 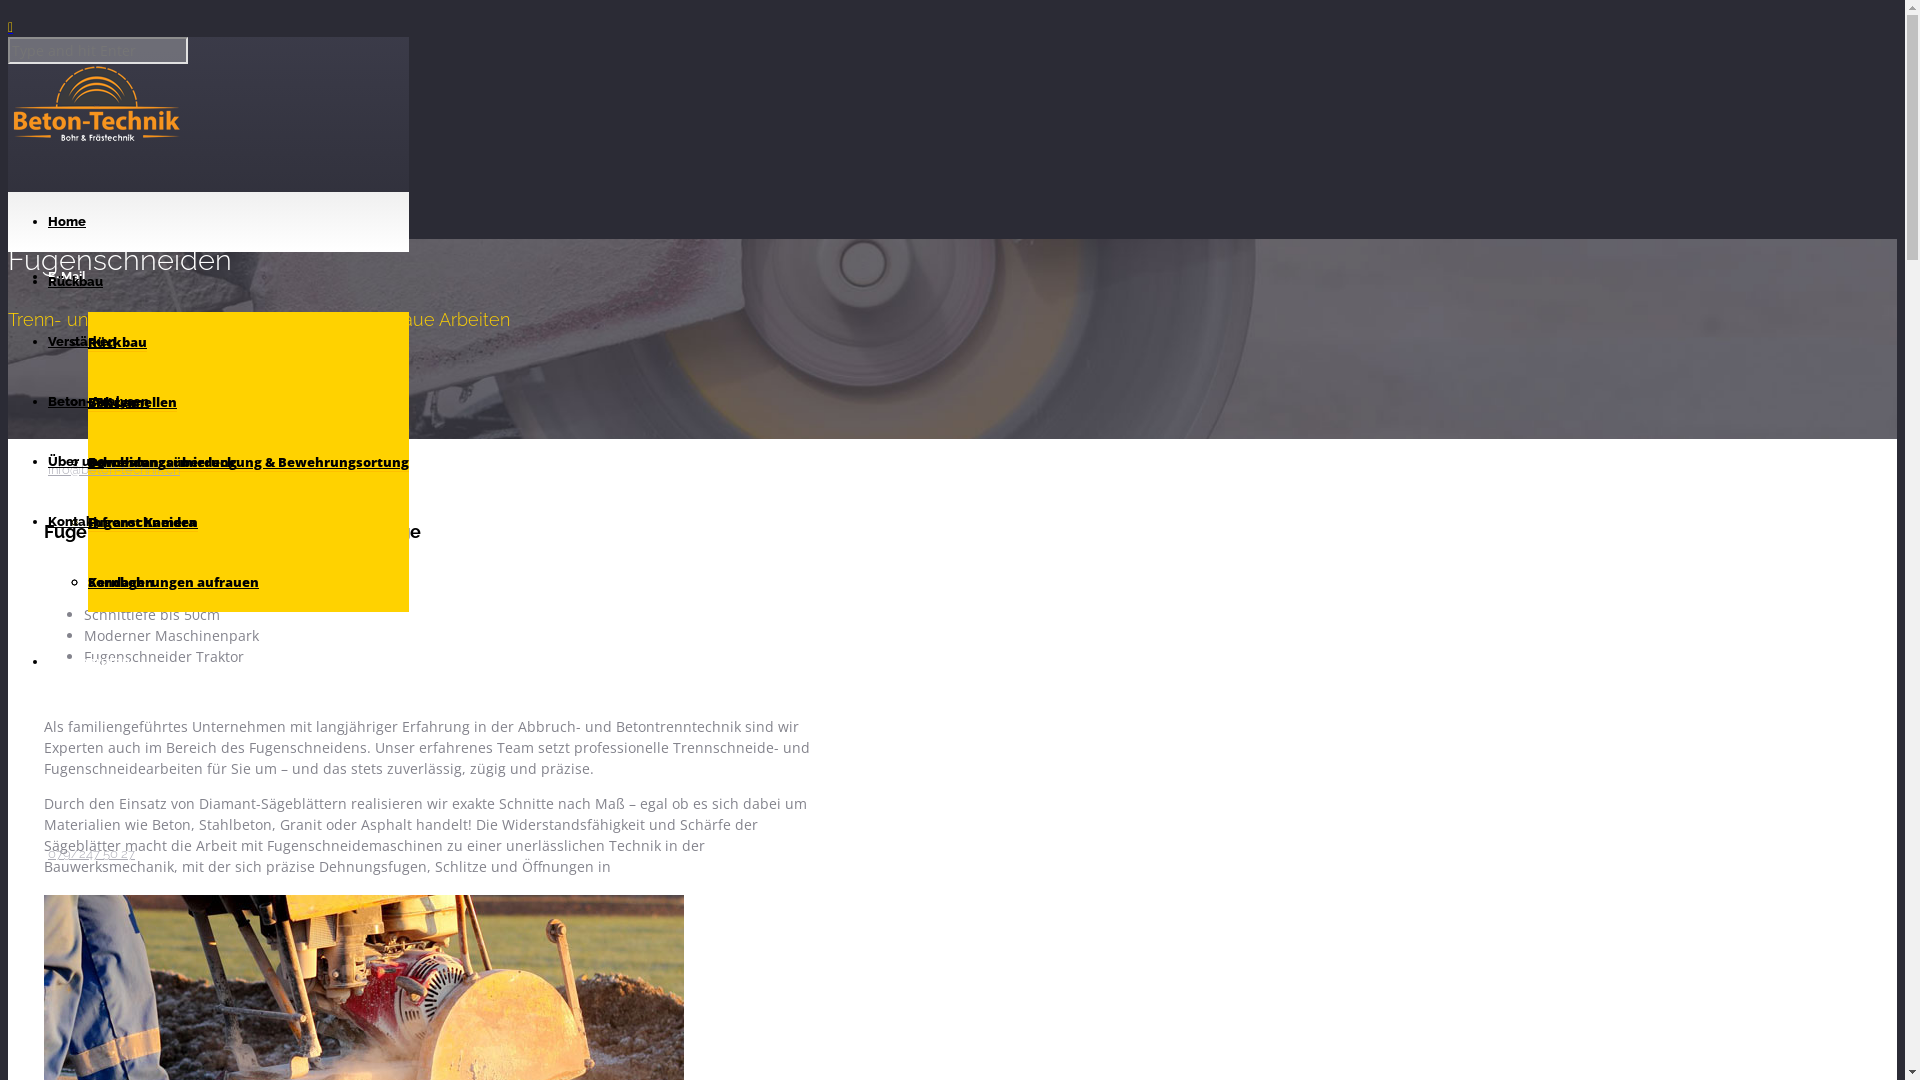 I want to click on 'Beton-Analysen', so click(x=97, y=401).